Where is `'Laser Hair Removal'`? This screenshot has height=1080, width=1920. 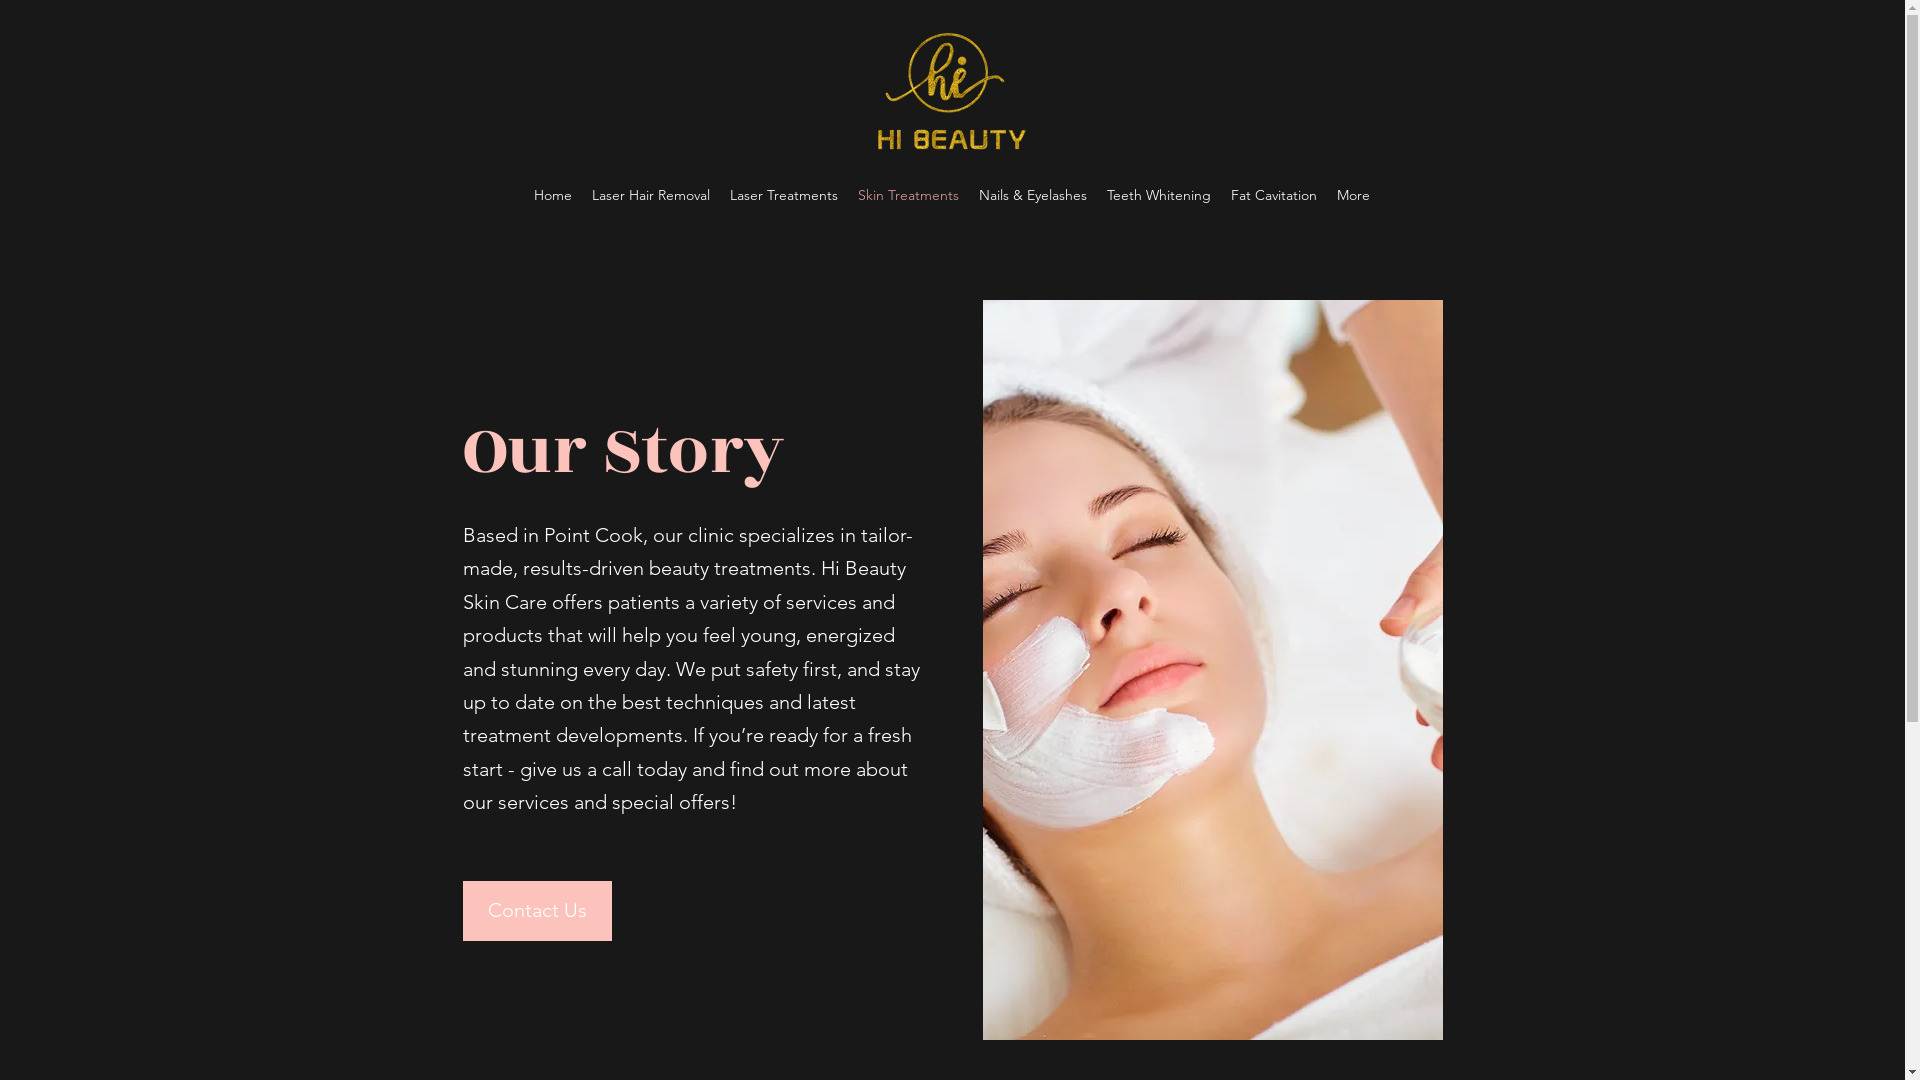
'Laser Hair Removal' is located at coordinates (580, 195).